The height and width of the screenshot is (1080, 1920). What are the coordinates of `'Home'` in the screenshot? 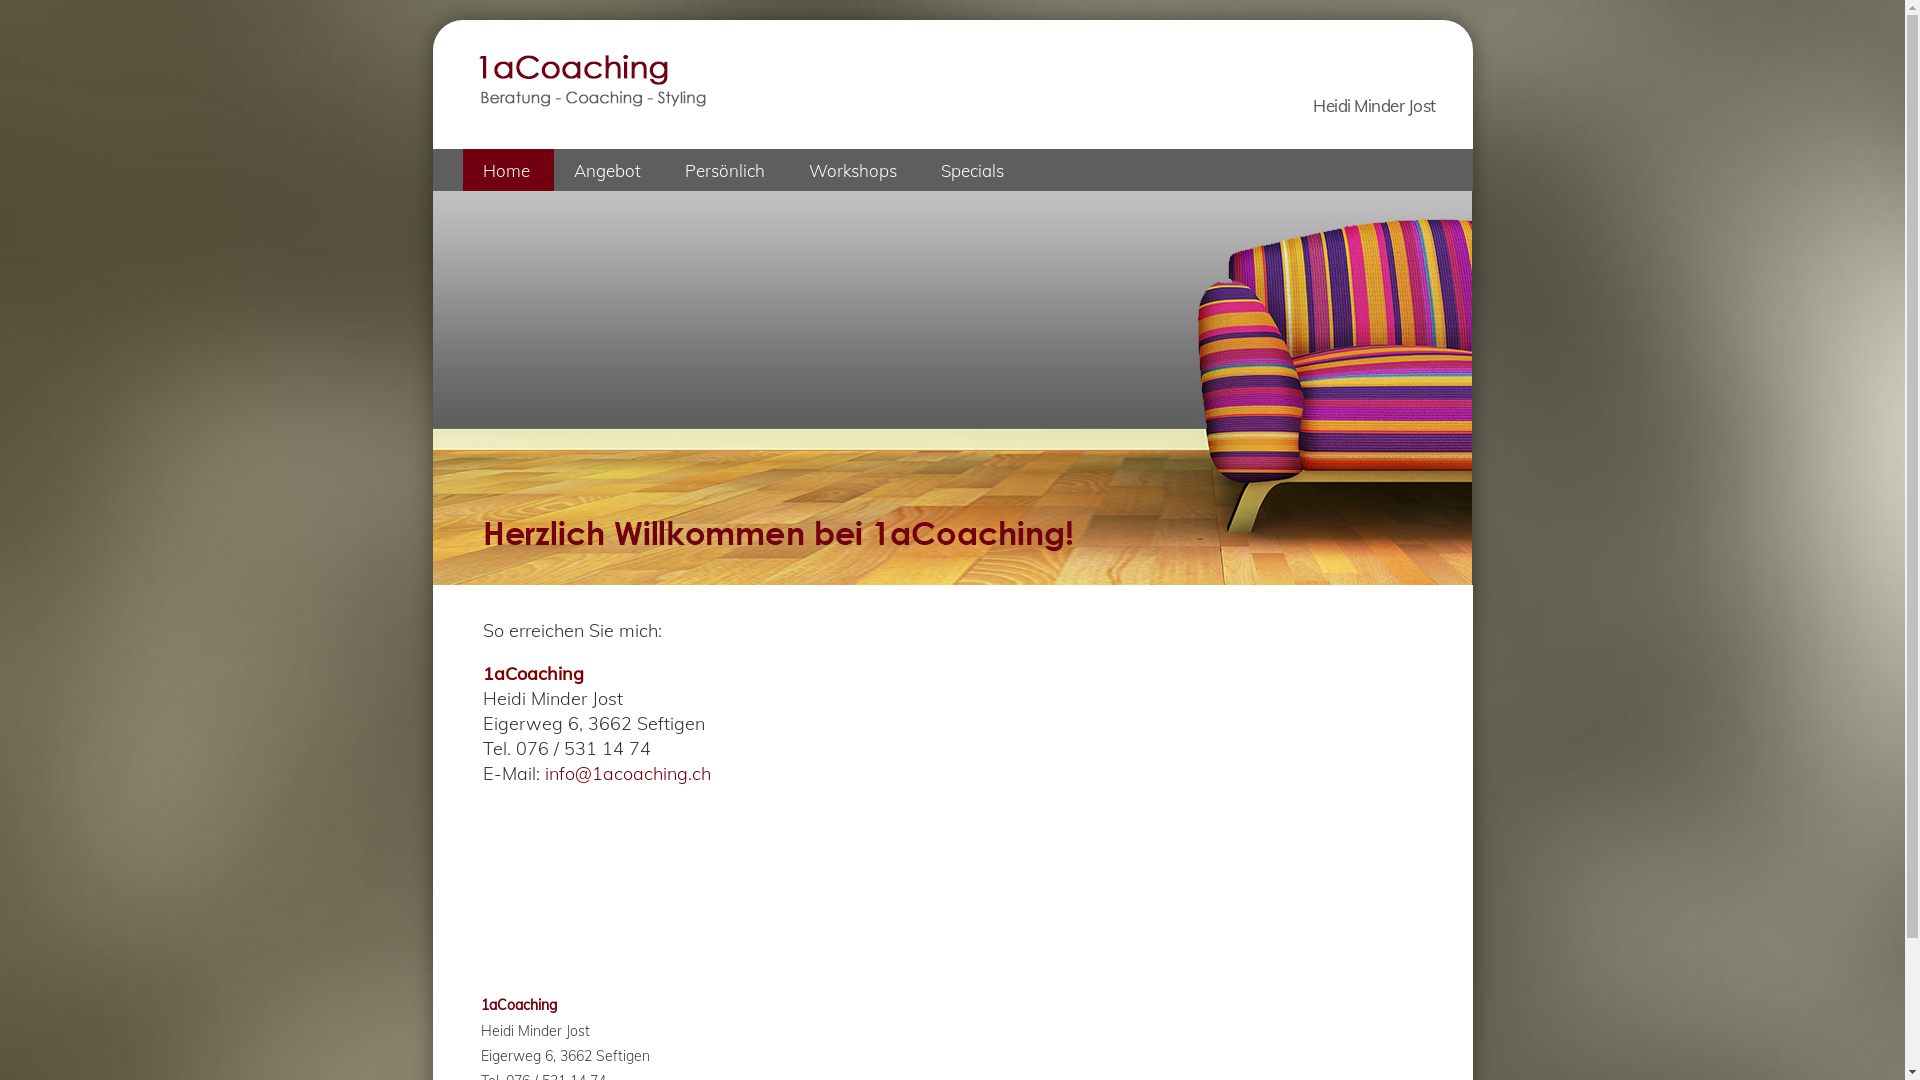 It's located at (507, 168).